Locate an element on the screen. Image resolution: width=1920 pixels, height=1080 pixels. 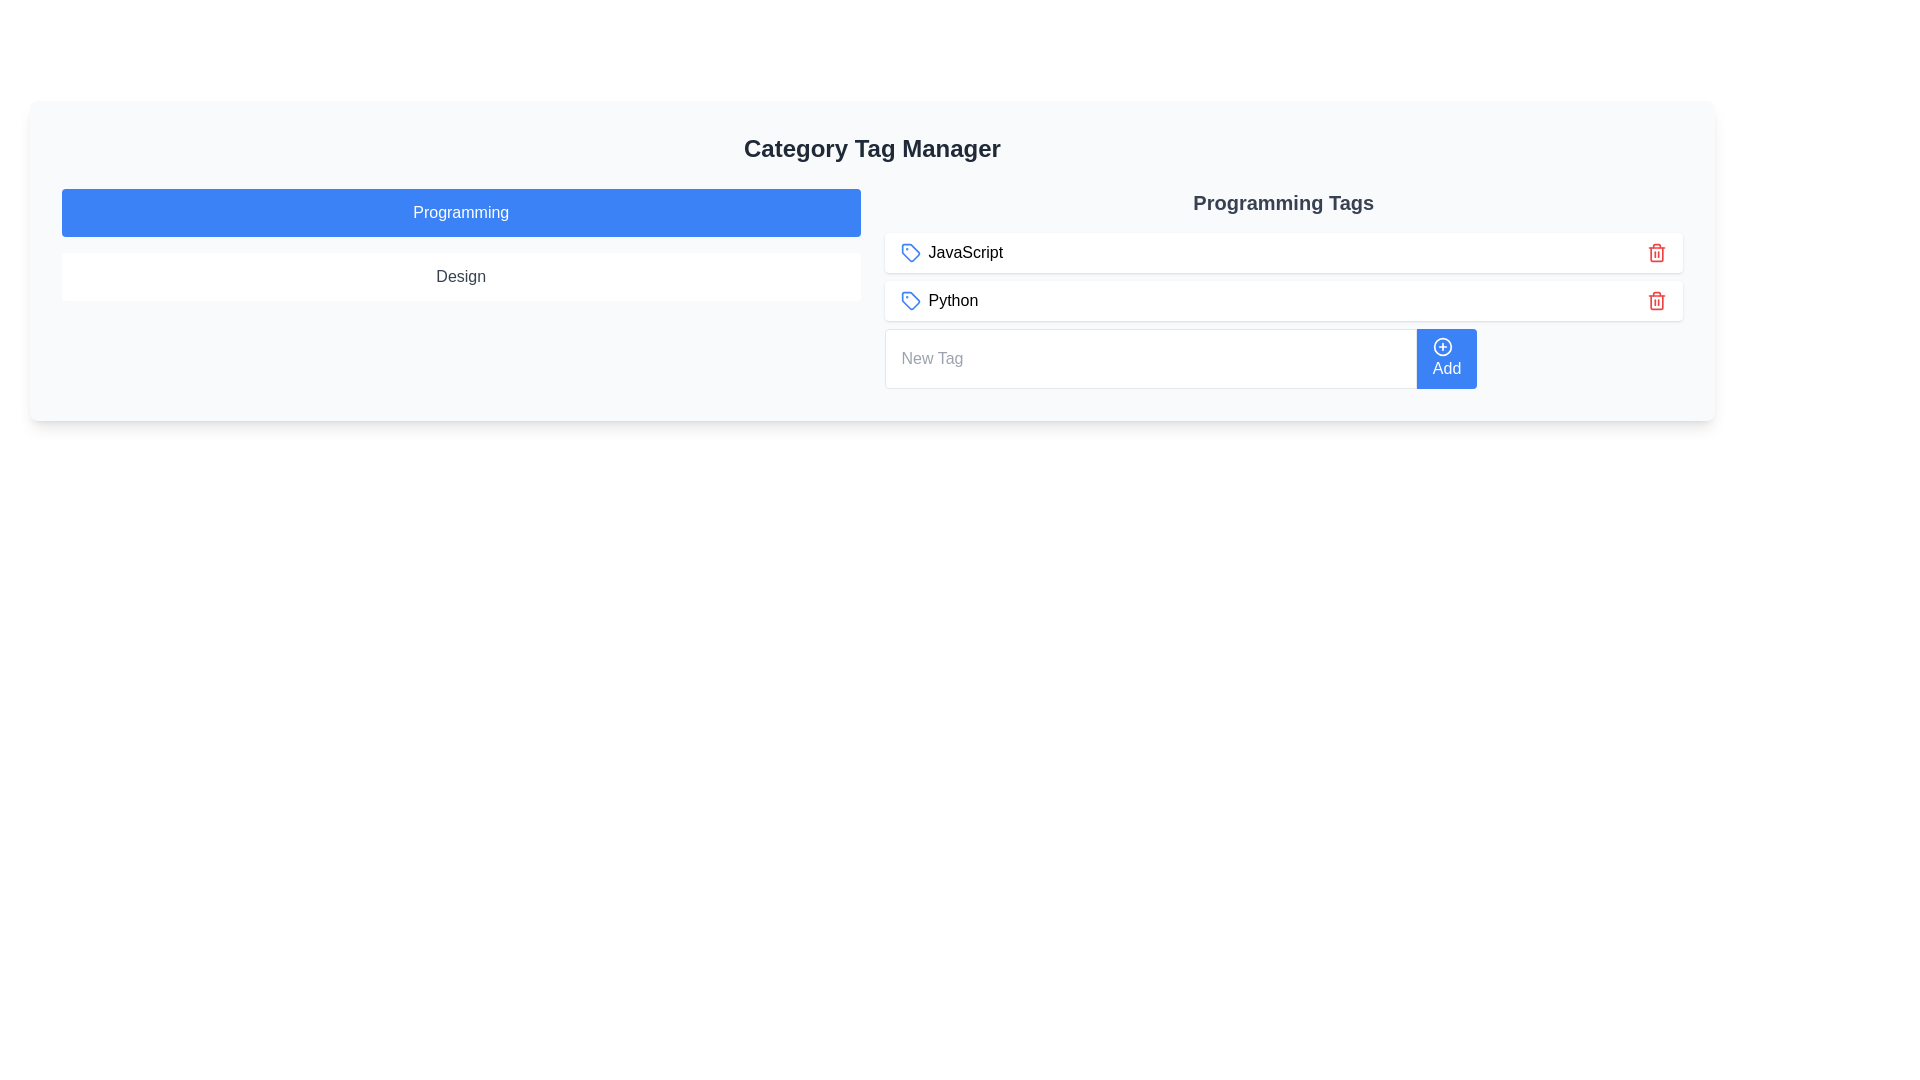
the 'JavaScript' tag item using the keyboard arrow keys, which is the first item under the 'Programming Tags' section is located at coordinates (1283, 252).